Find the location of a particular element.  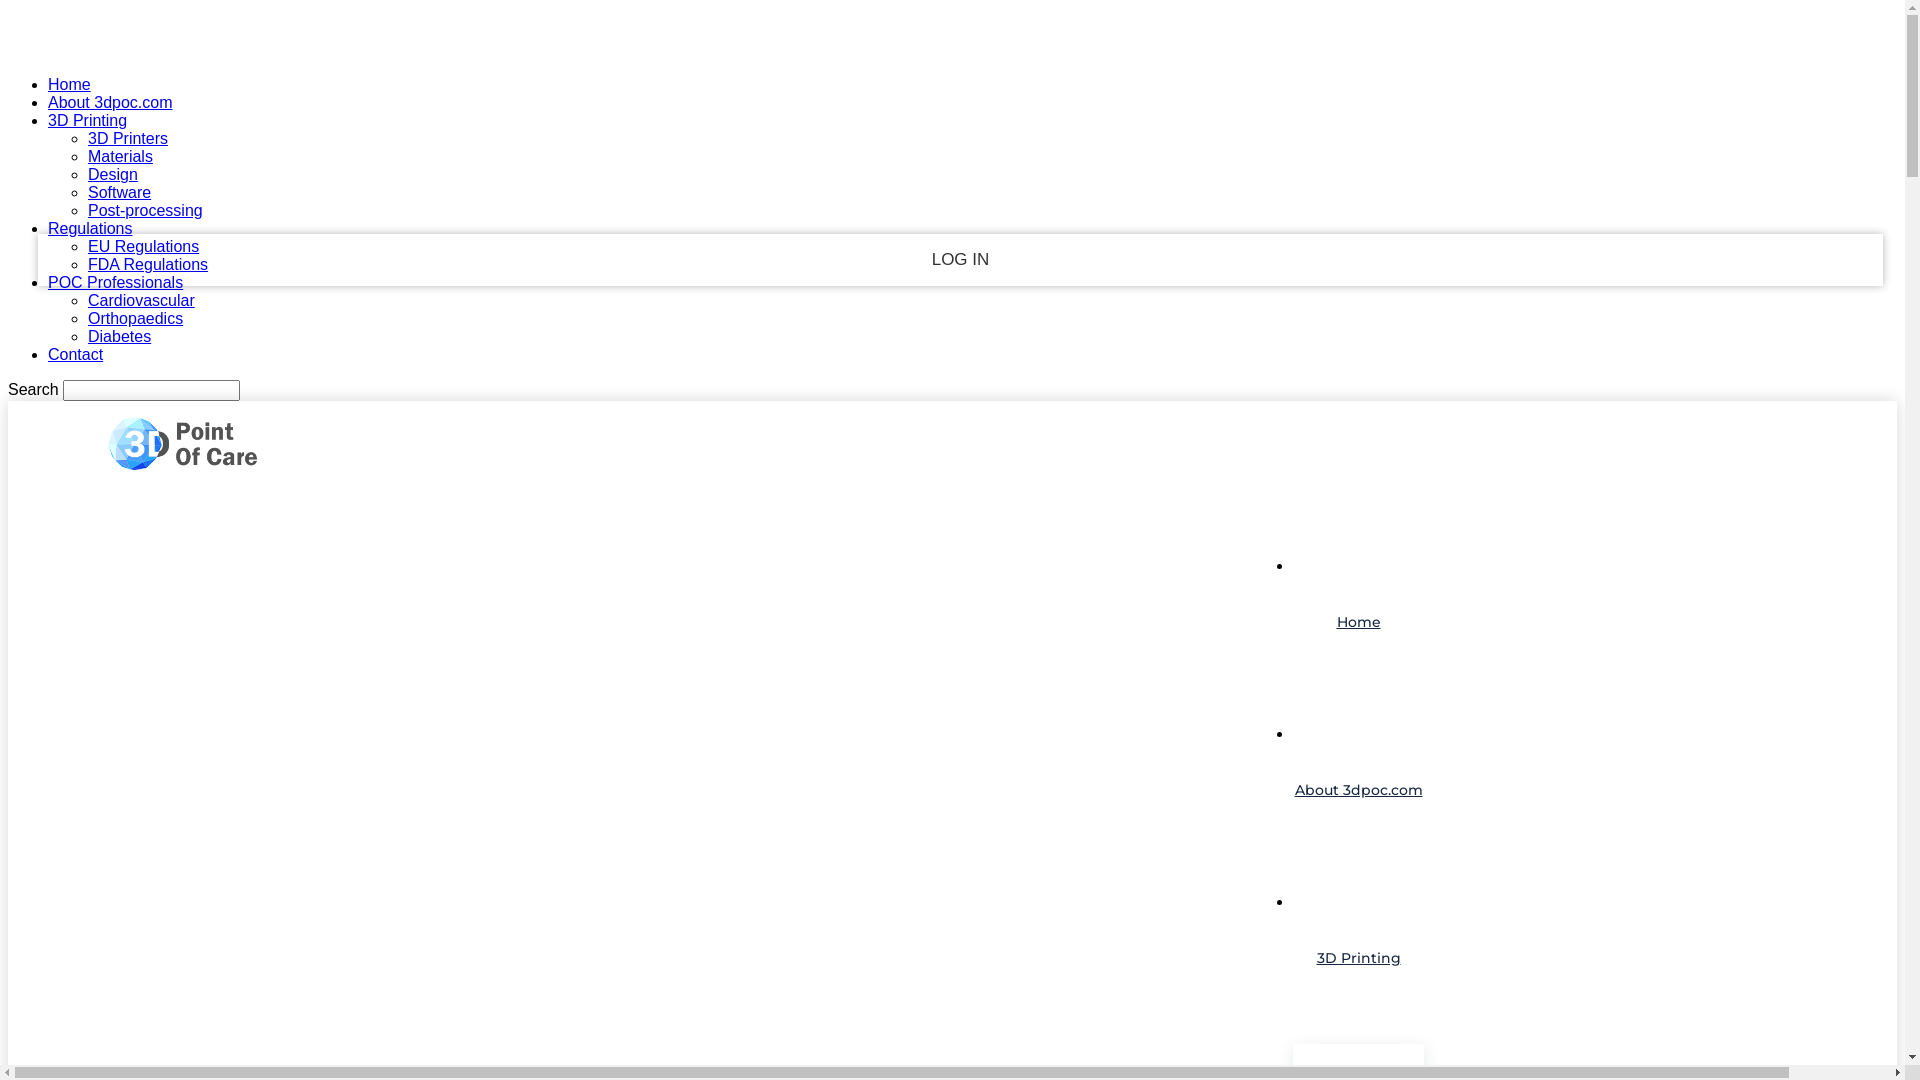

'Design' is located at coordinates (86, 173).